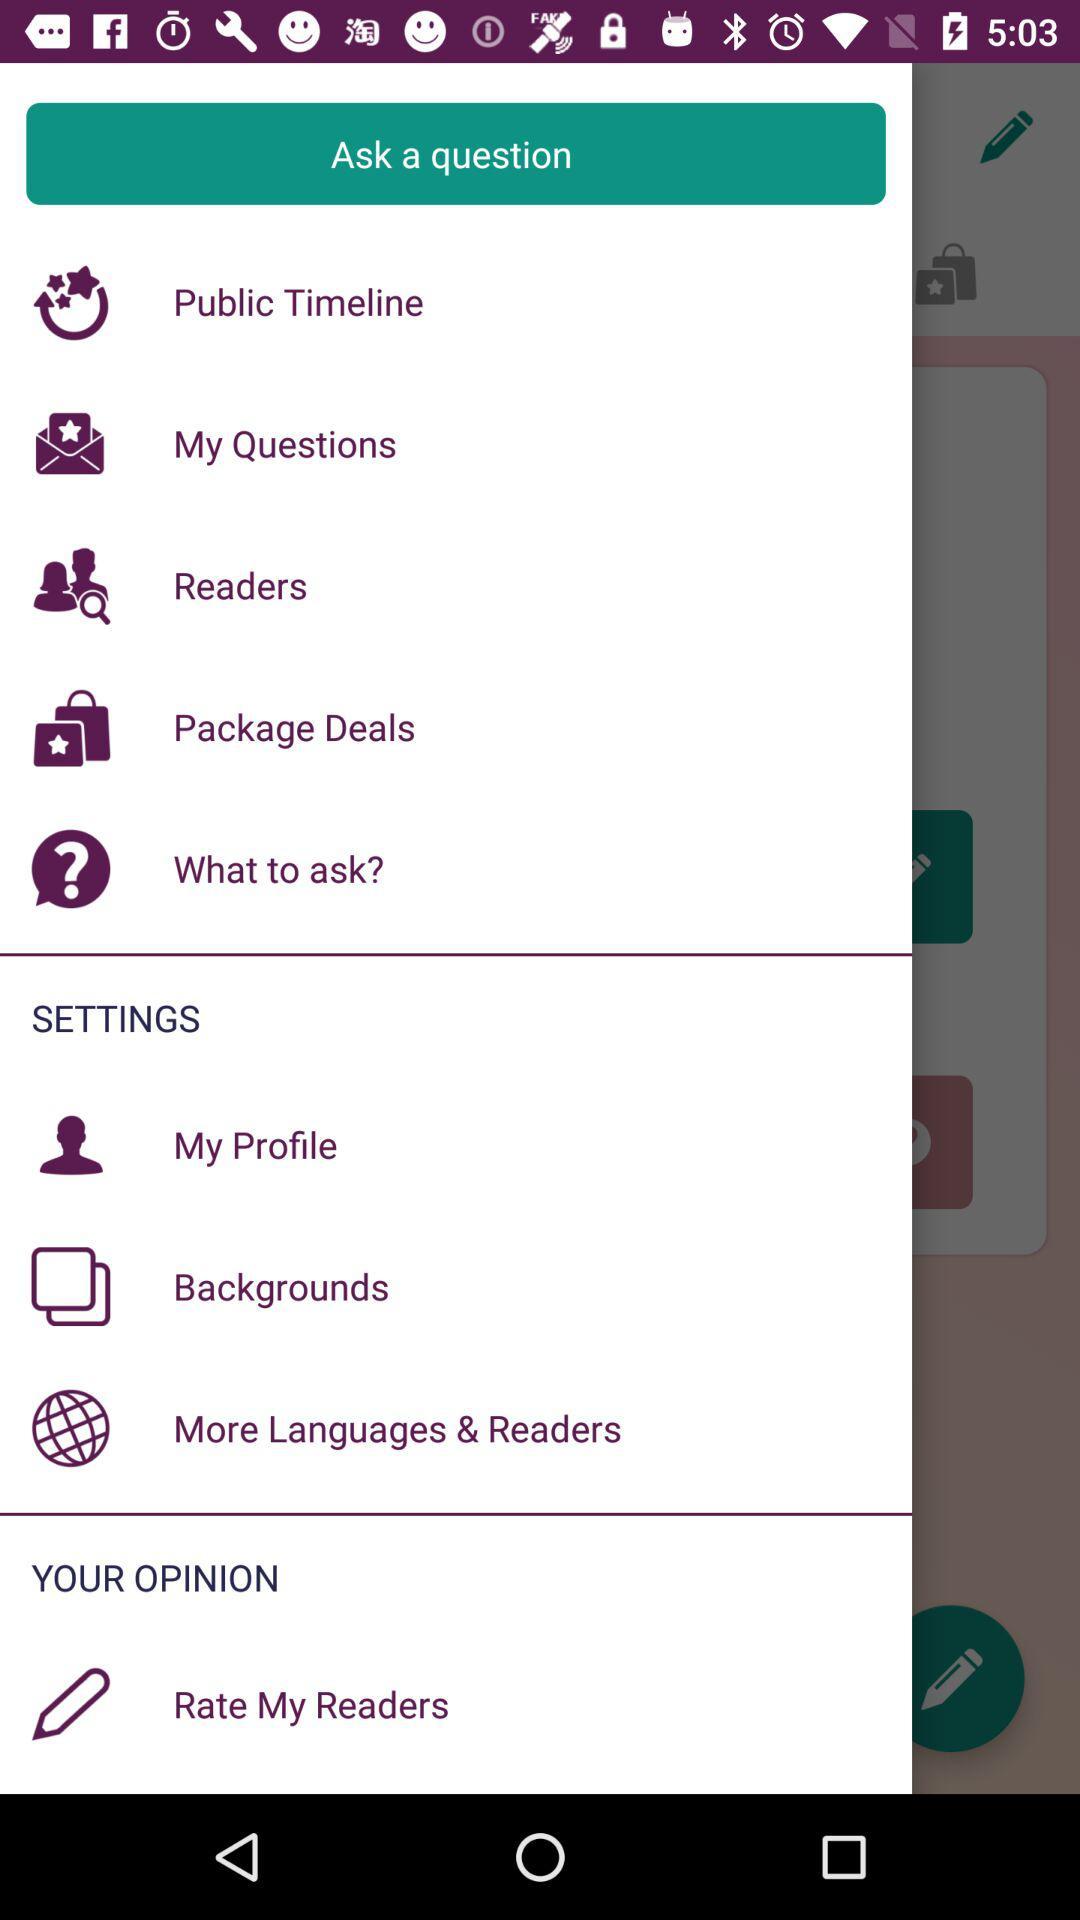  Describe the element at coordinates (950, 1678) in the screenshot. I see `the edit icon` at that location.